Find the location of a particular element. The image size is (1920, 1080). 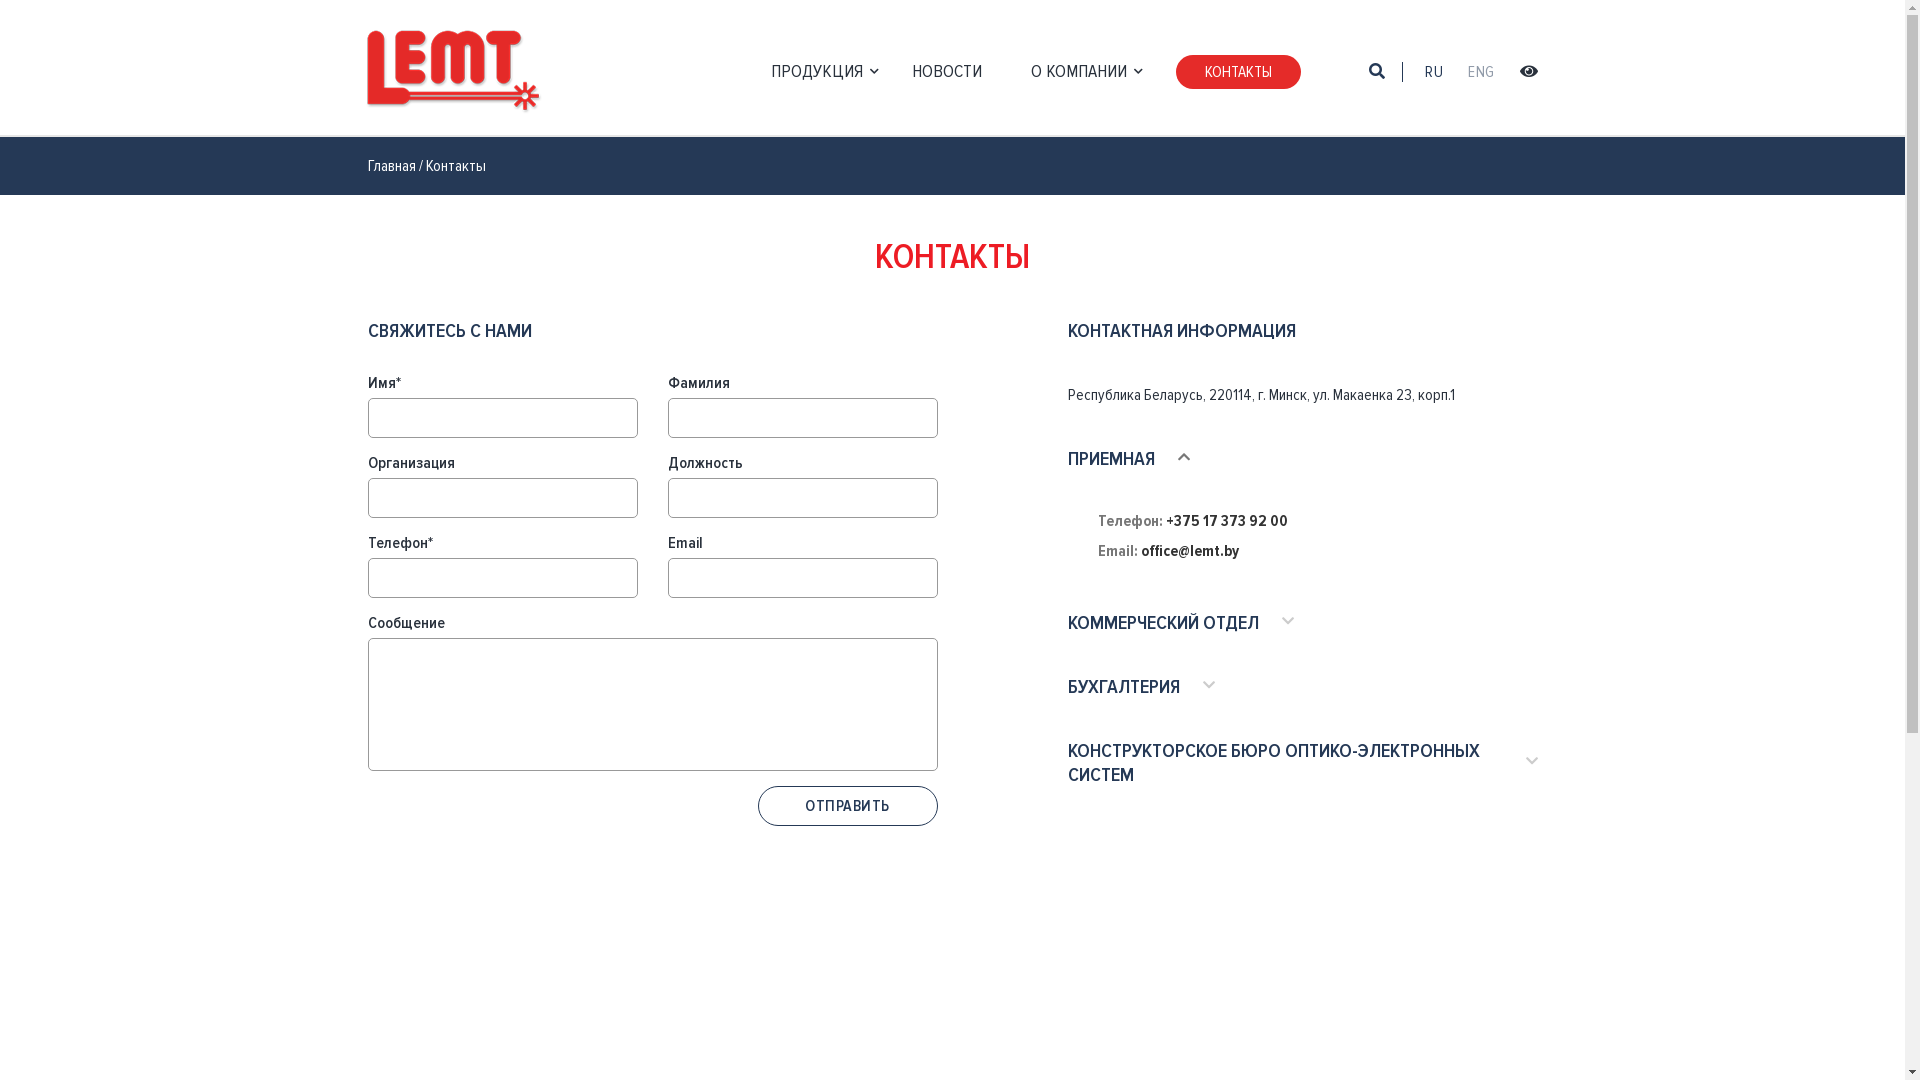

'+375 17 373 92 00' is located at coordinates (1226, 519).